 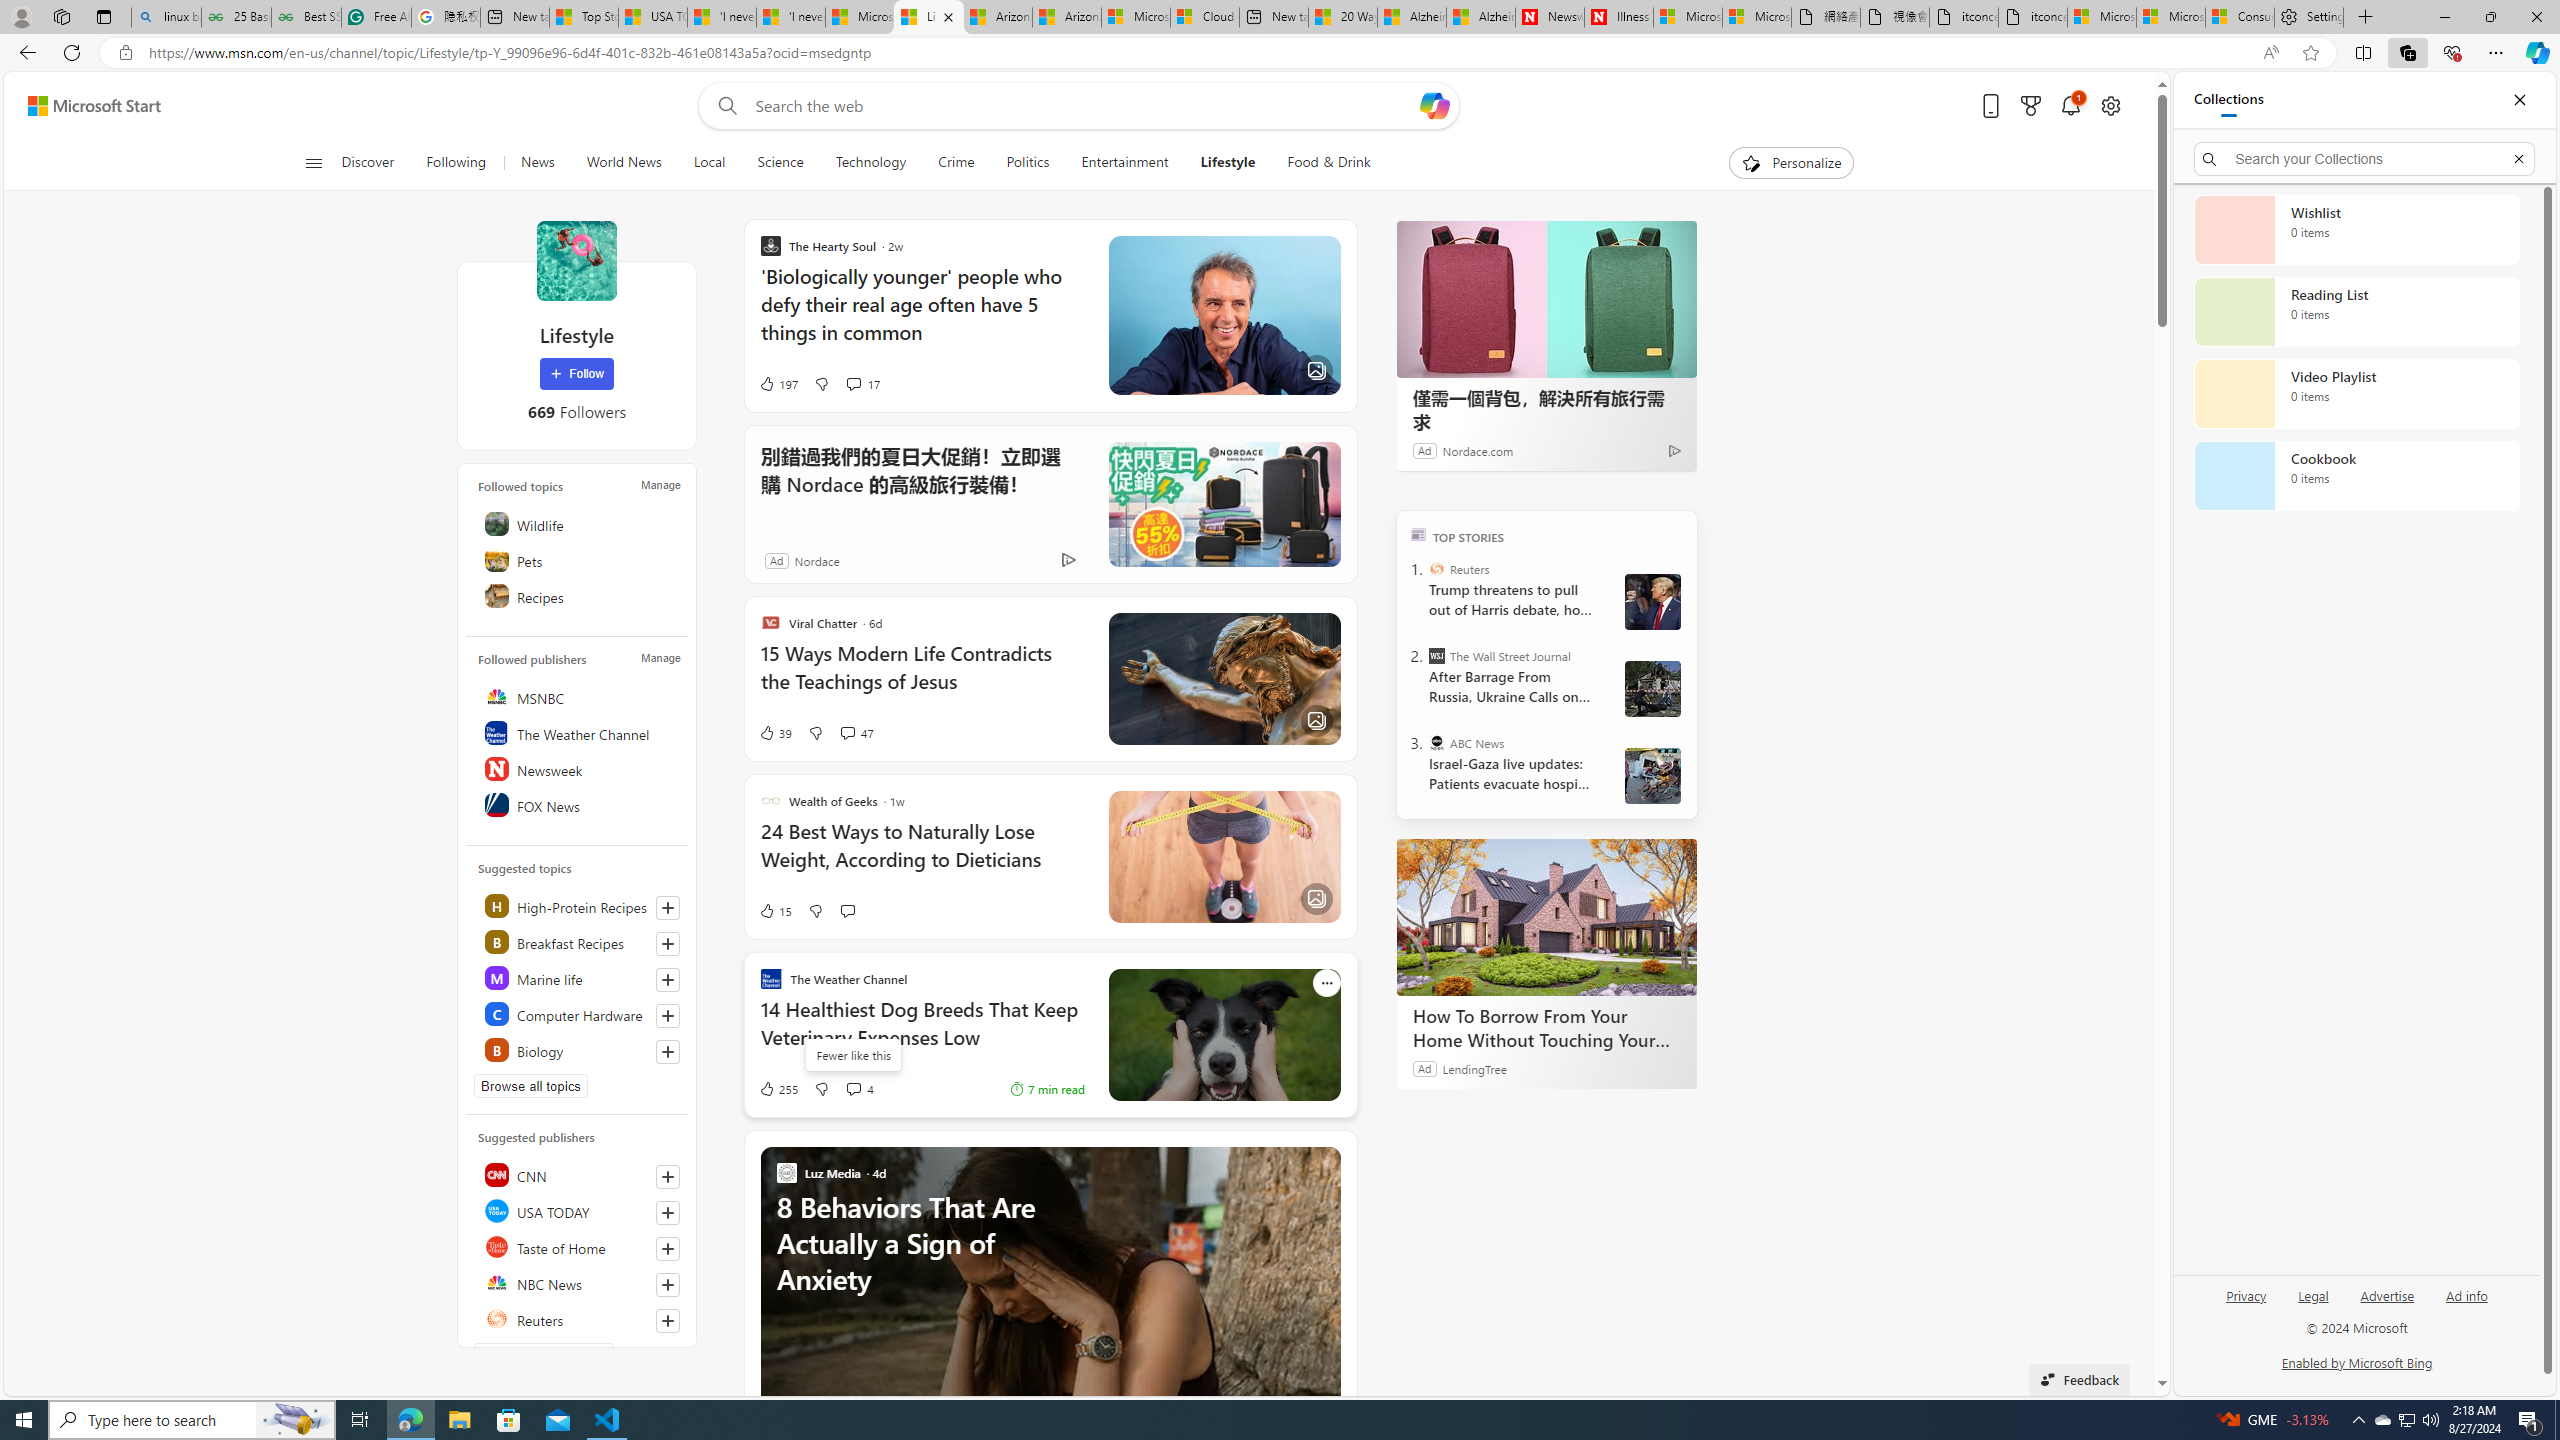 What do you see at coordinates (1418, 532) in the screenshot?
I see `'TOP'` at bounding box center [1418, 532].